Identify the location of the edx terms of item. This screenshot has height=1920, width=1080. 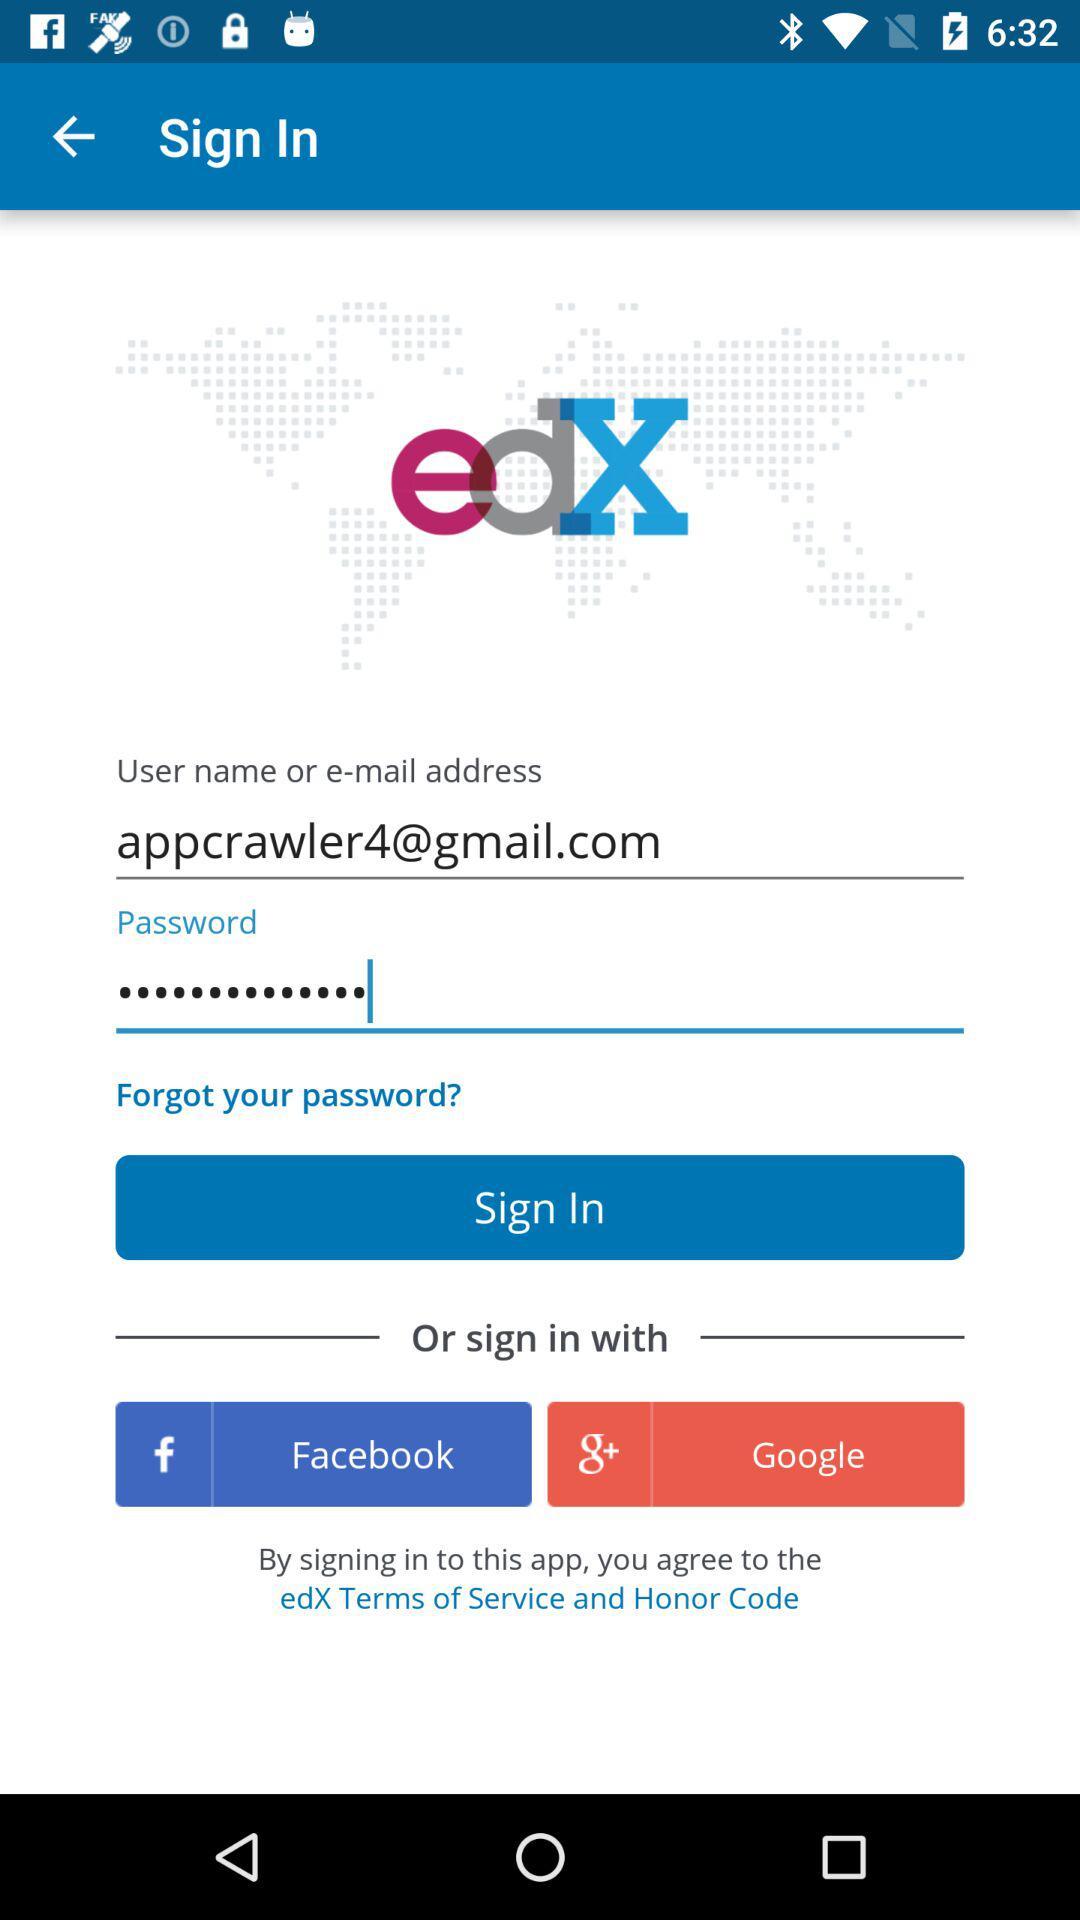
(538, 1596).